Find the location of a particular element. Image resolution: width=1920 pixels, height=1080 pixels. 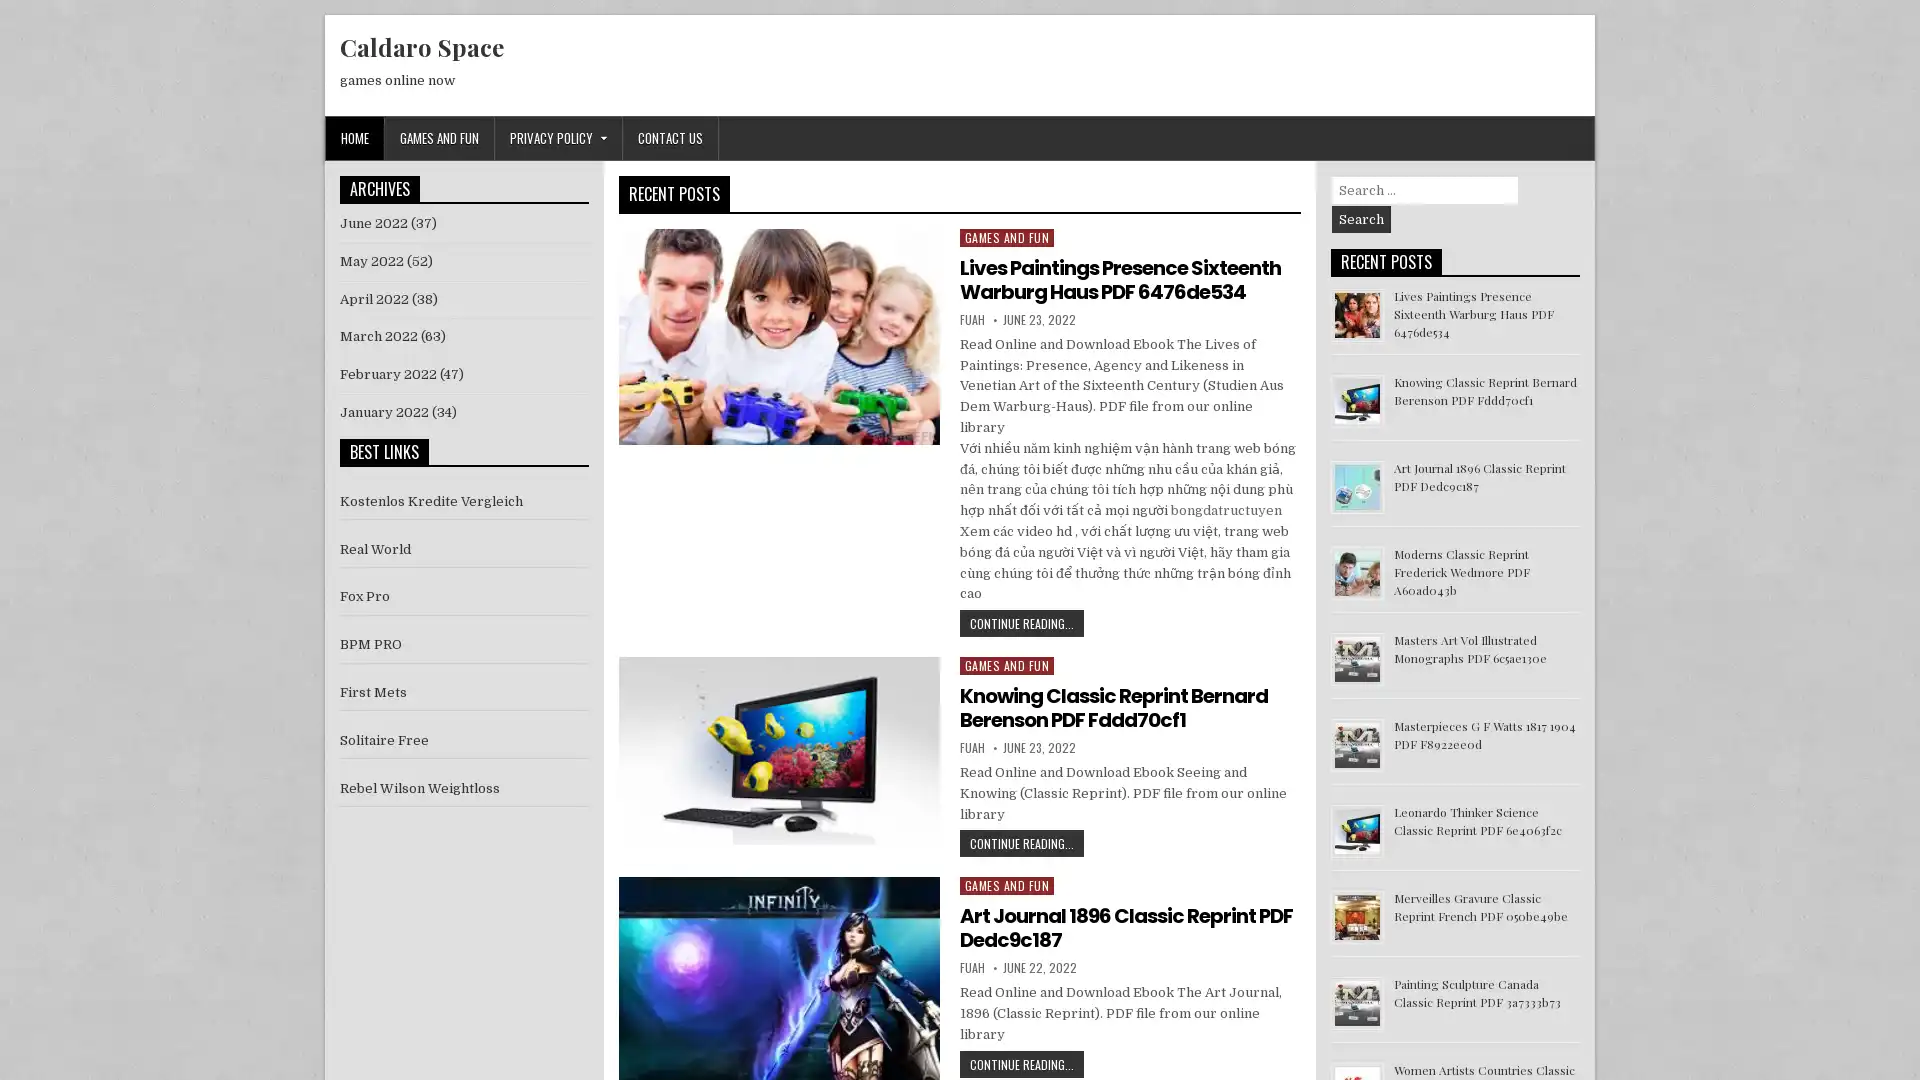

Search is located at coordinates (1360, 219).